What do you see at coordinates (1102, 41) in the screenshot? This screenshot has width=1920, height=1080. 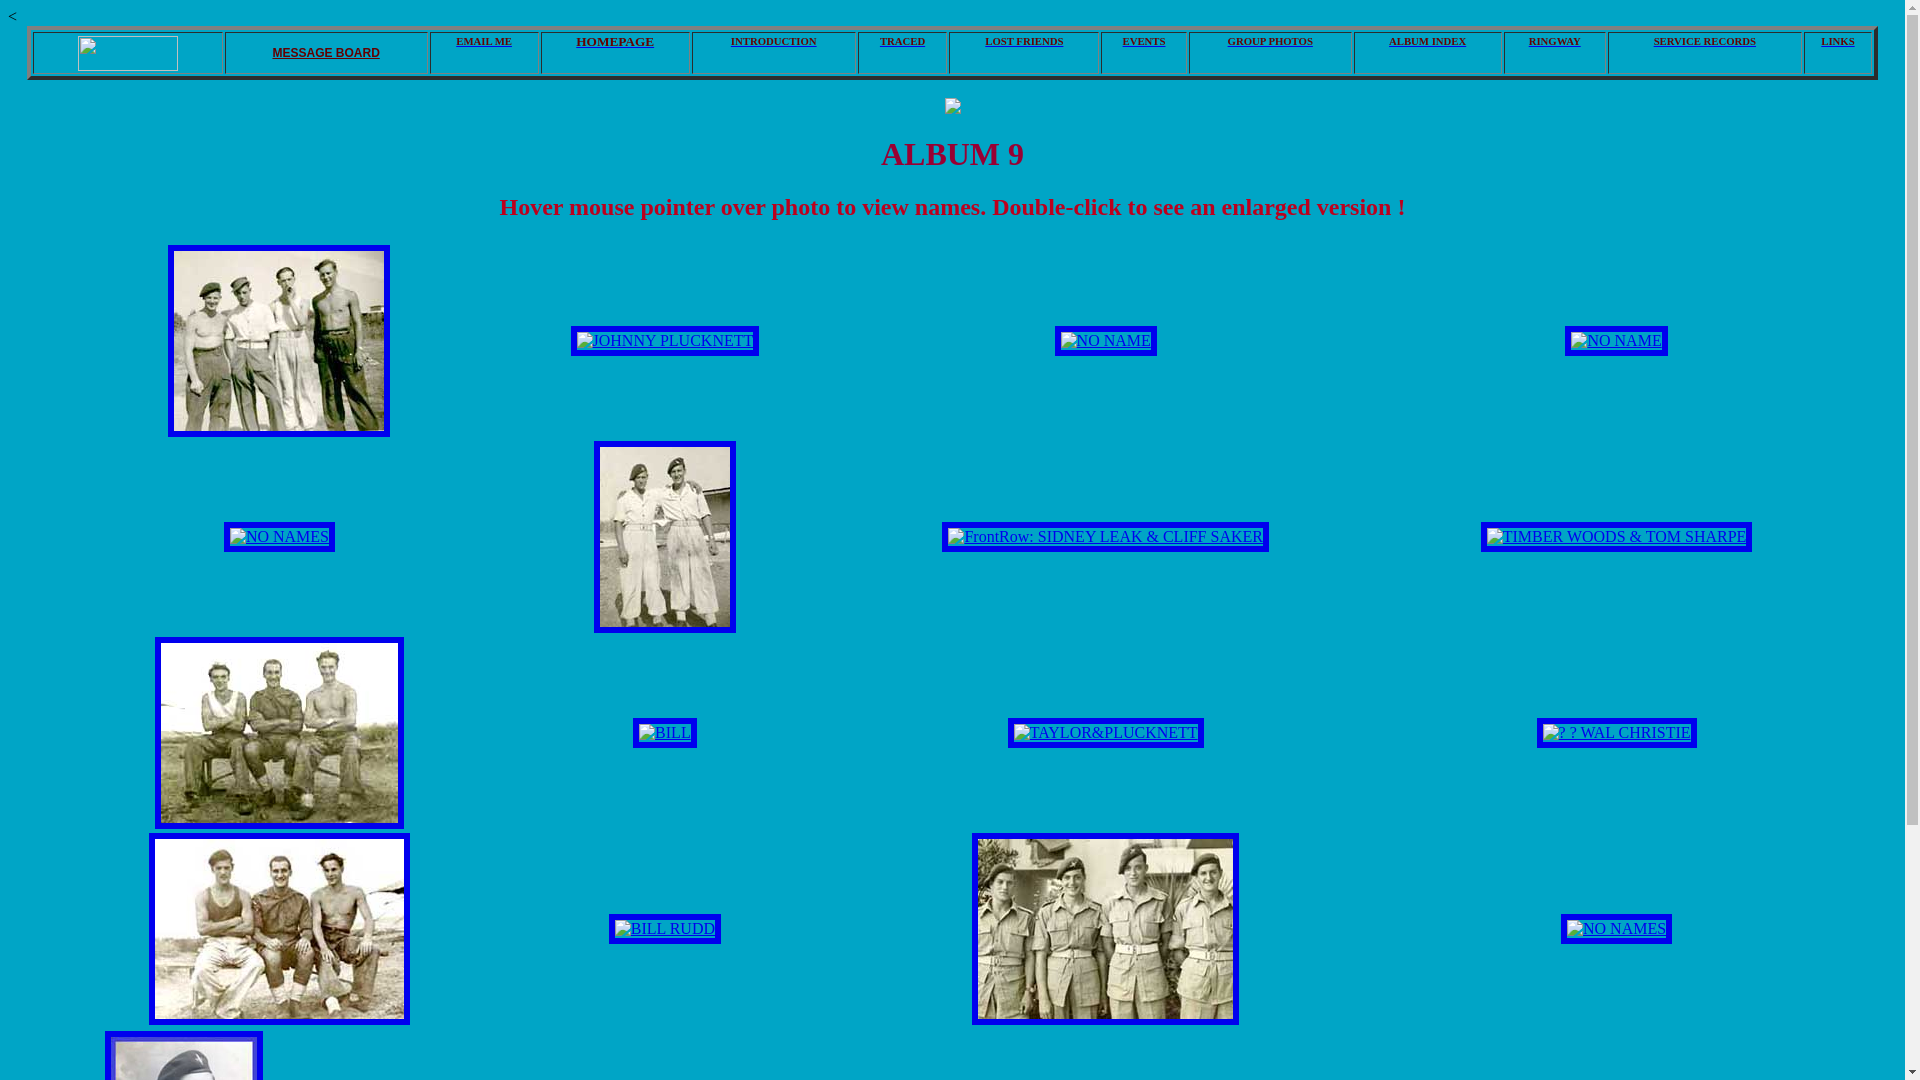 I see `'EVENTS'` at bounding box center [1102, 41].